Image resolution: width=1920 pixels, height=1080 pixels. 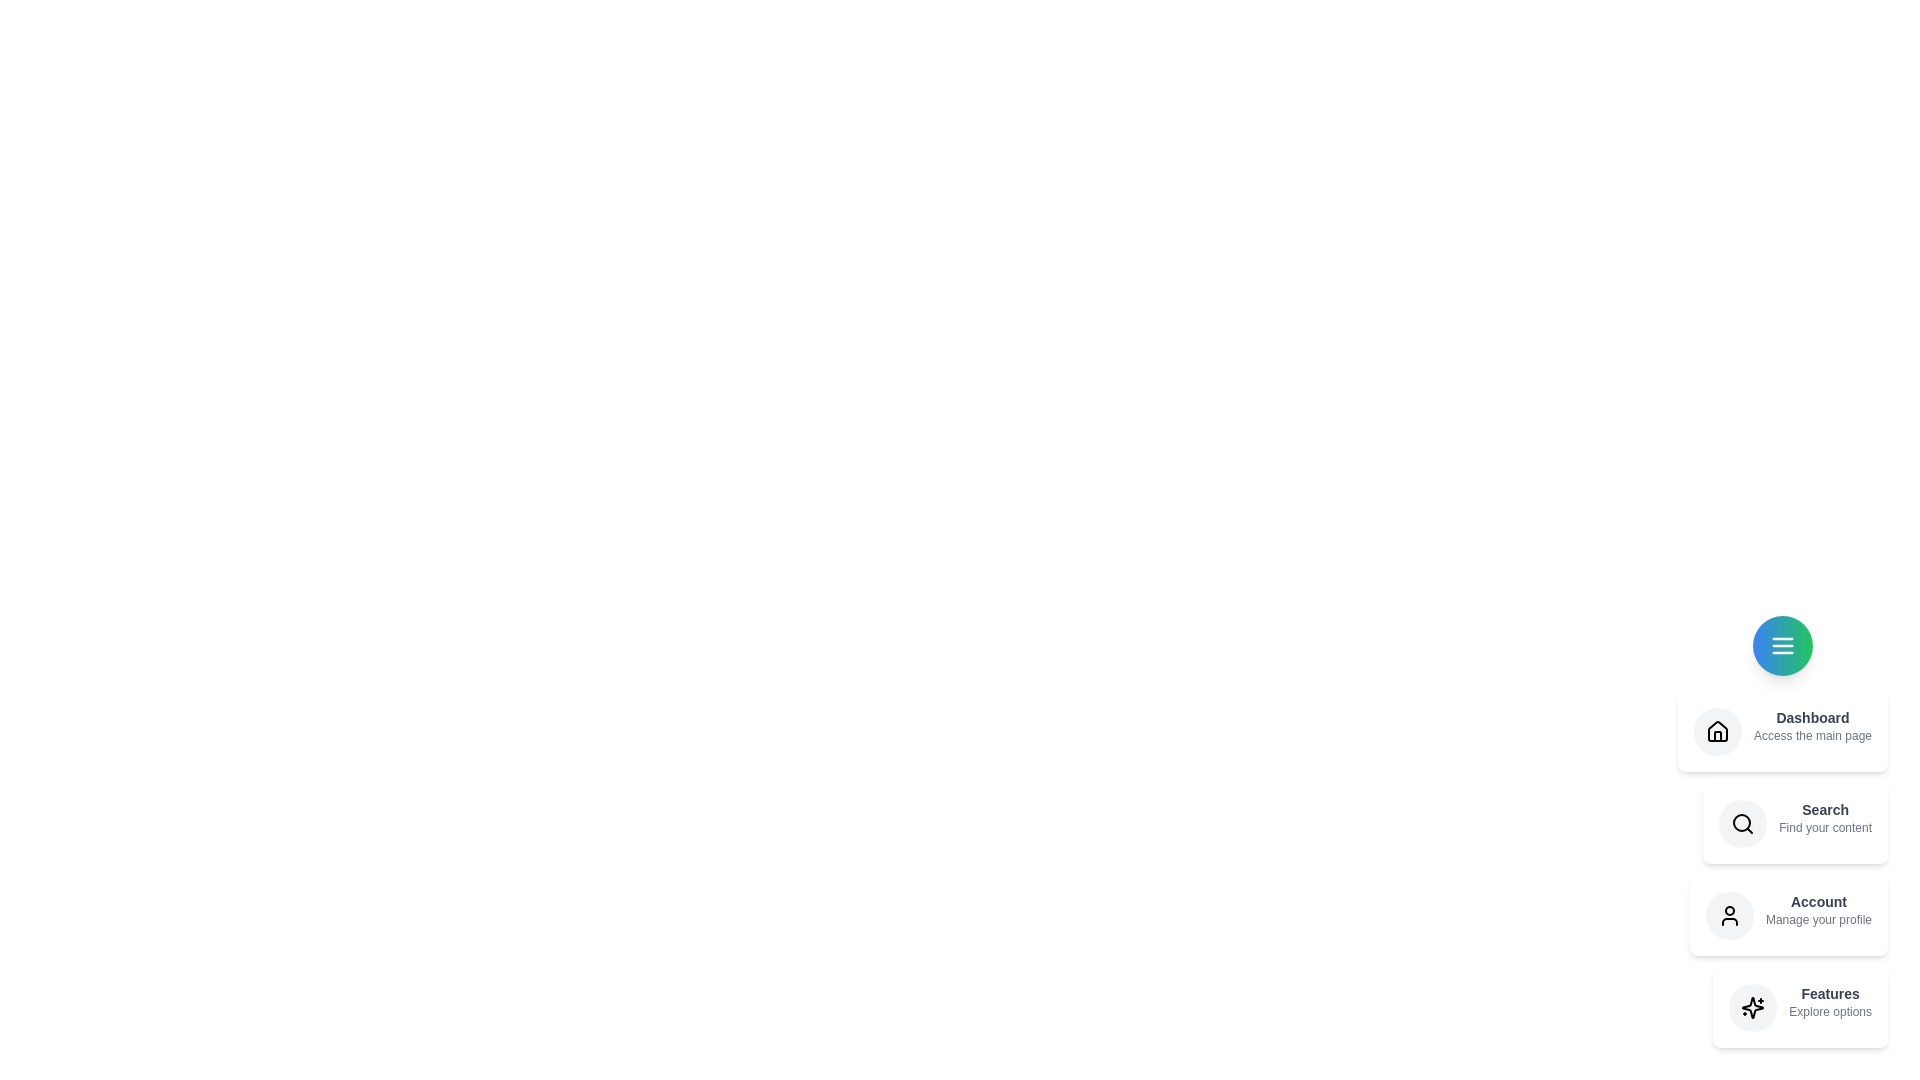 What do you see at coordinates (1789, 915) in the screenshot?
I see `the speed dial item Account to explore its functionality` at bounding box center [1789, 915].